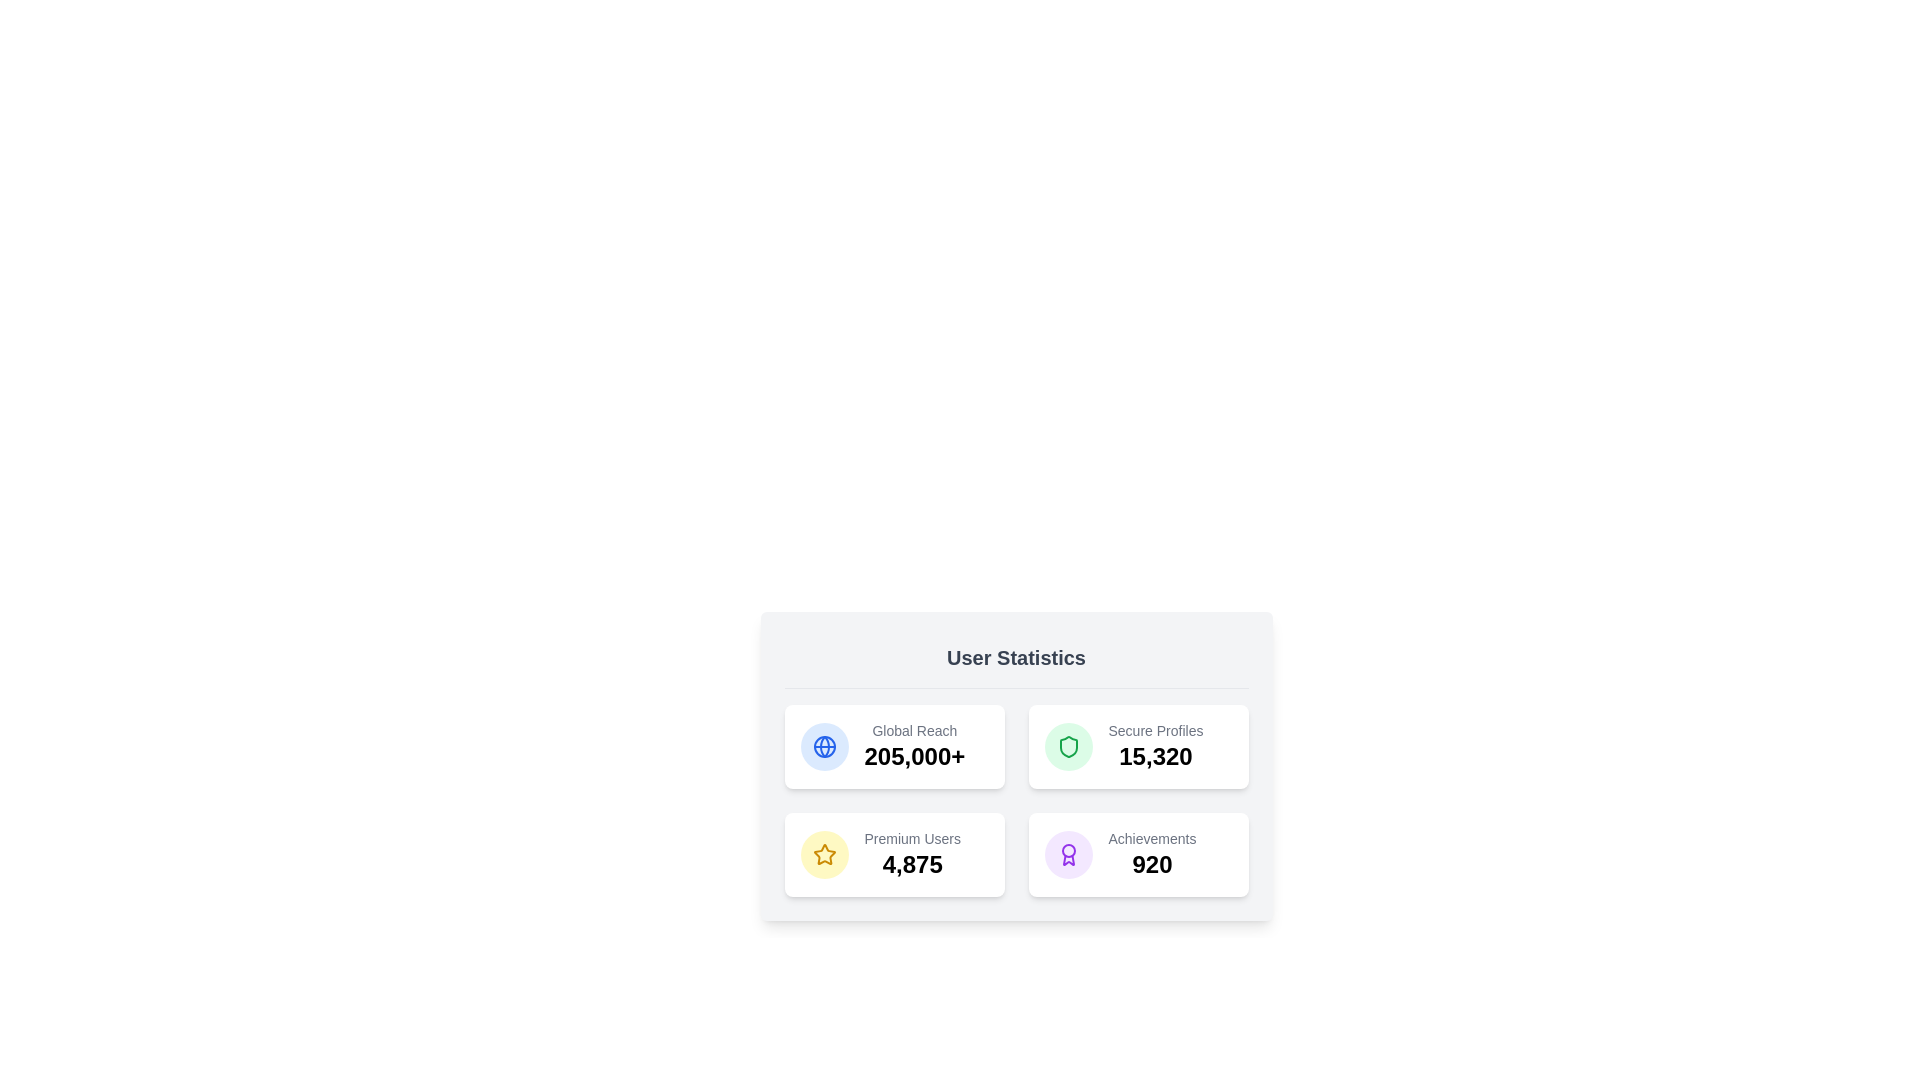 The image size is (1920, 1080). I want to click on the Text Display Element that shows the count of 'Premium Users', located within the 'User Statistics' section, below the label 'Premium Users', so click(911, 863).